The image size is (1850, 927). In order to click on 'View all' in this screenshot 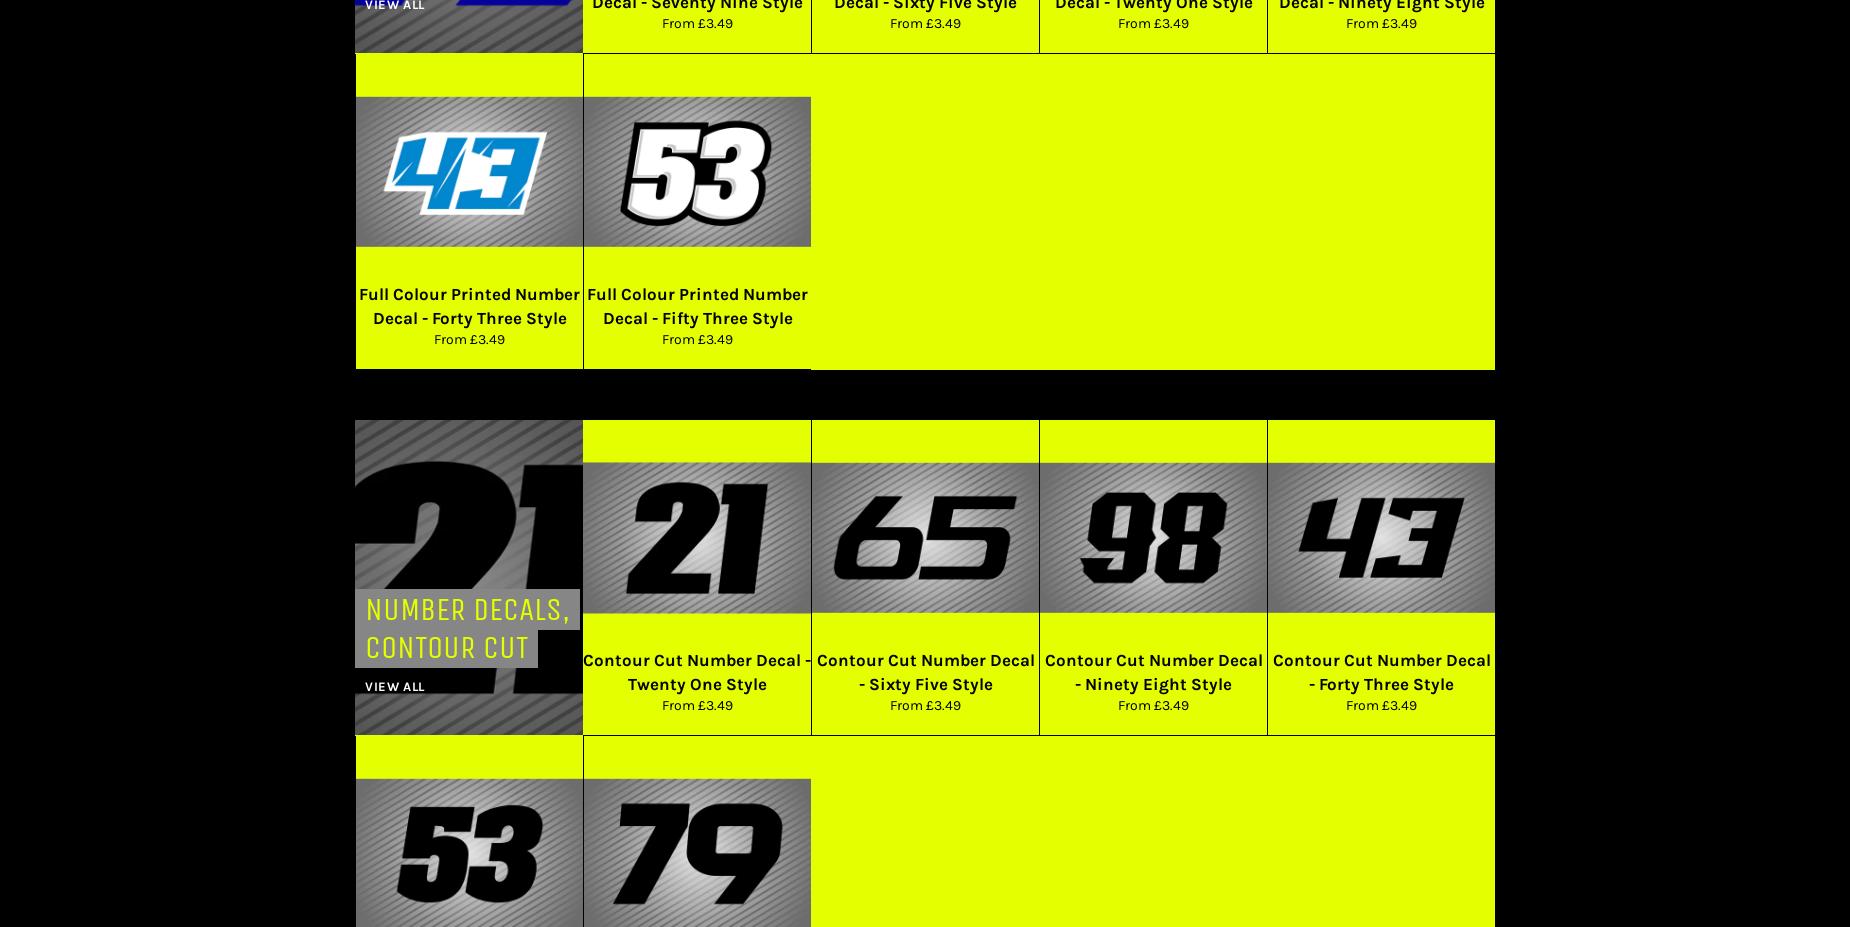, I will do `click(393, 684)`.